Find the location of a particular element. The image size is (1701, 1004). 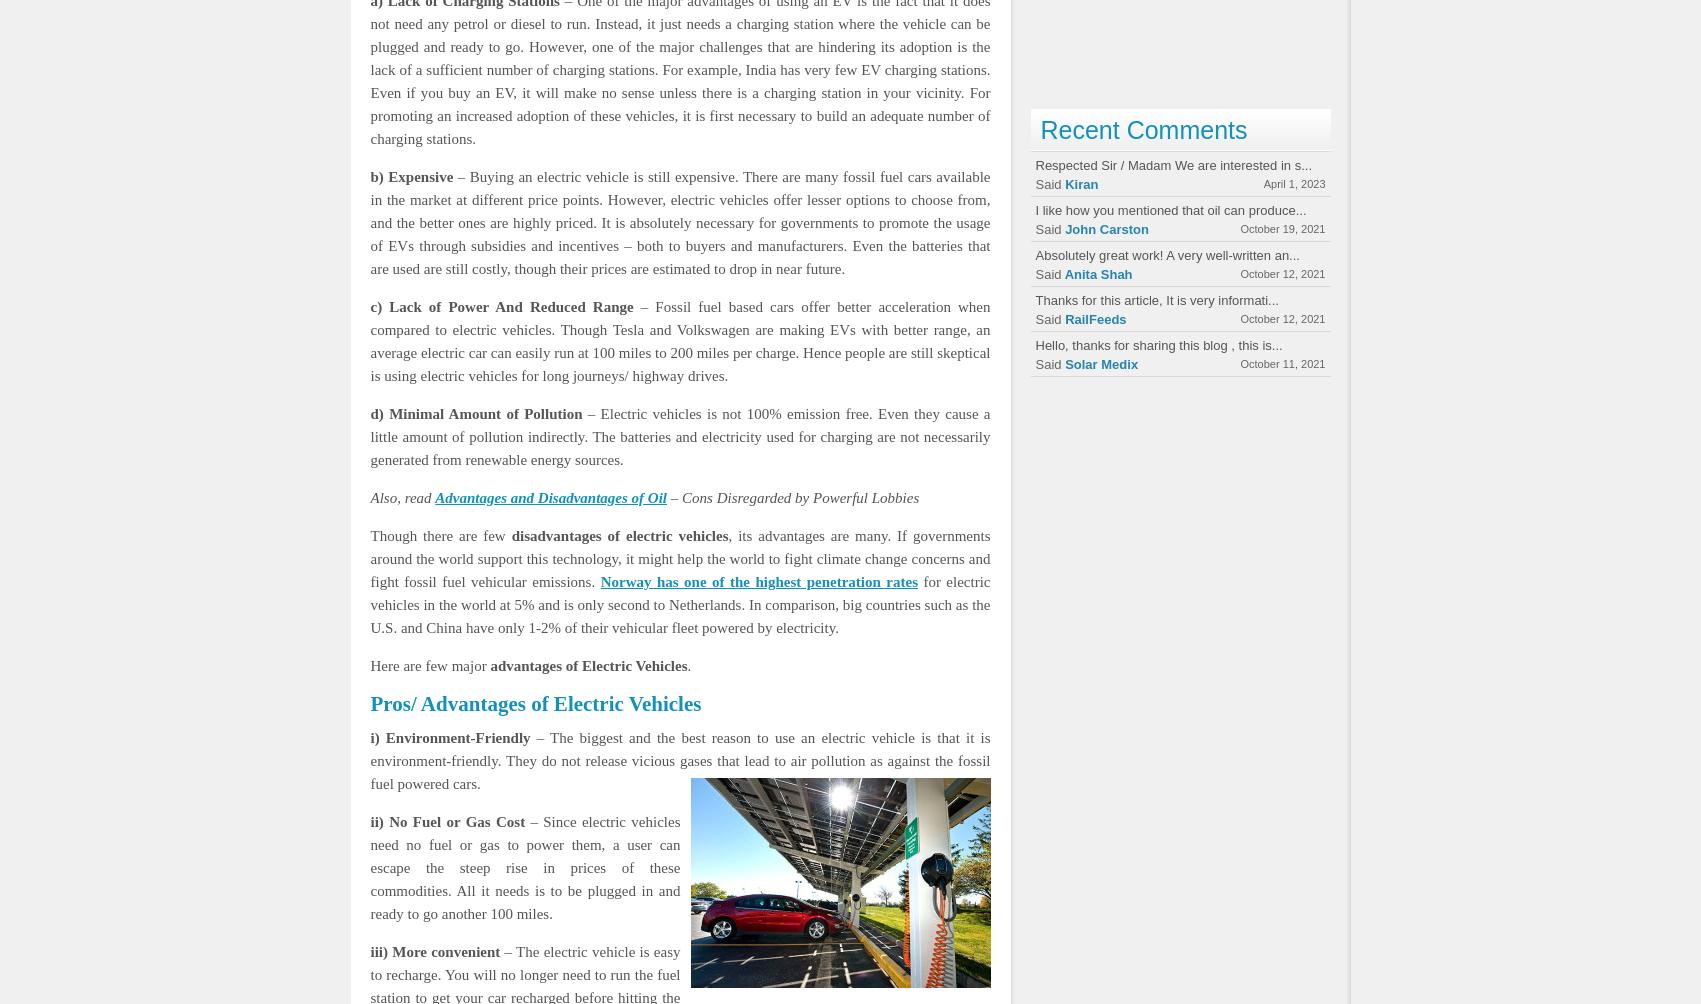

'Here are few major' is located at coordinates (429, 664).